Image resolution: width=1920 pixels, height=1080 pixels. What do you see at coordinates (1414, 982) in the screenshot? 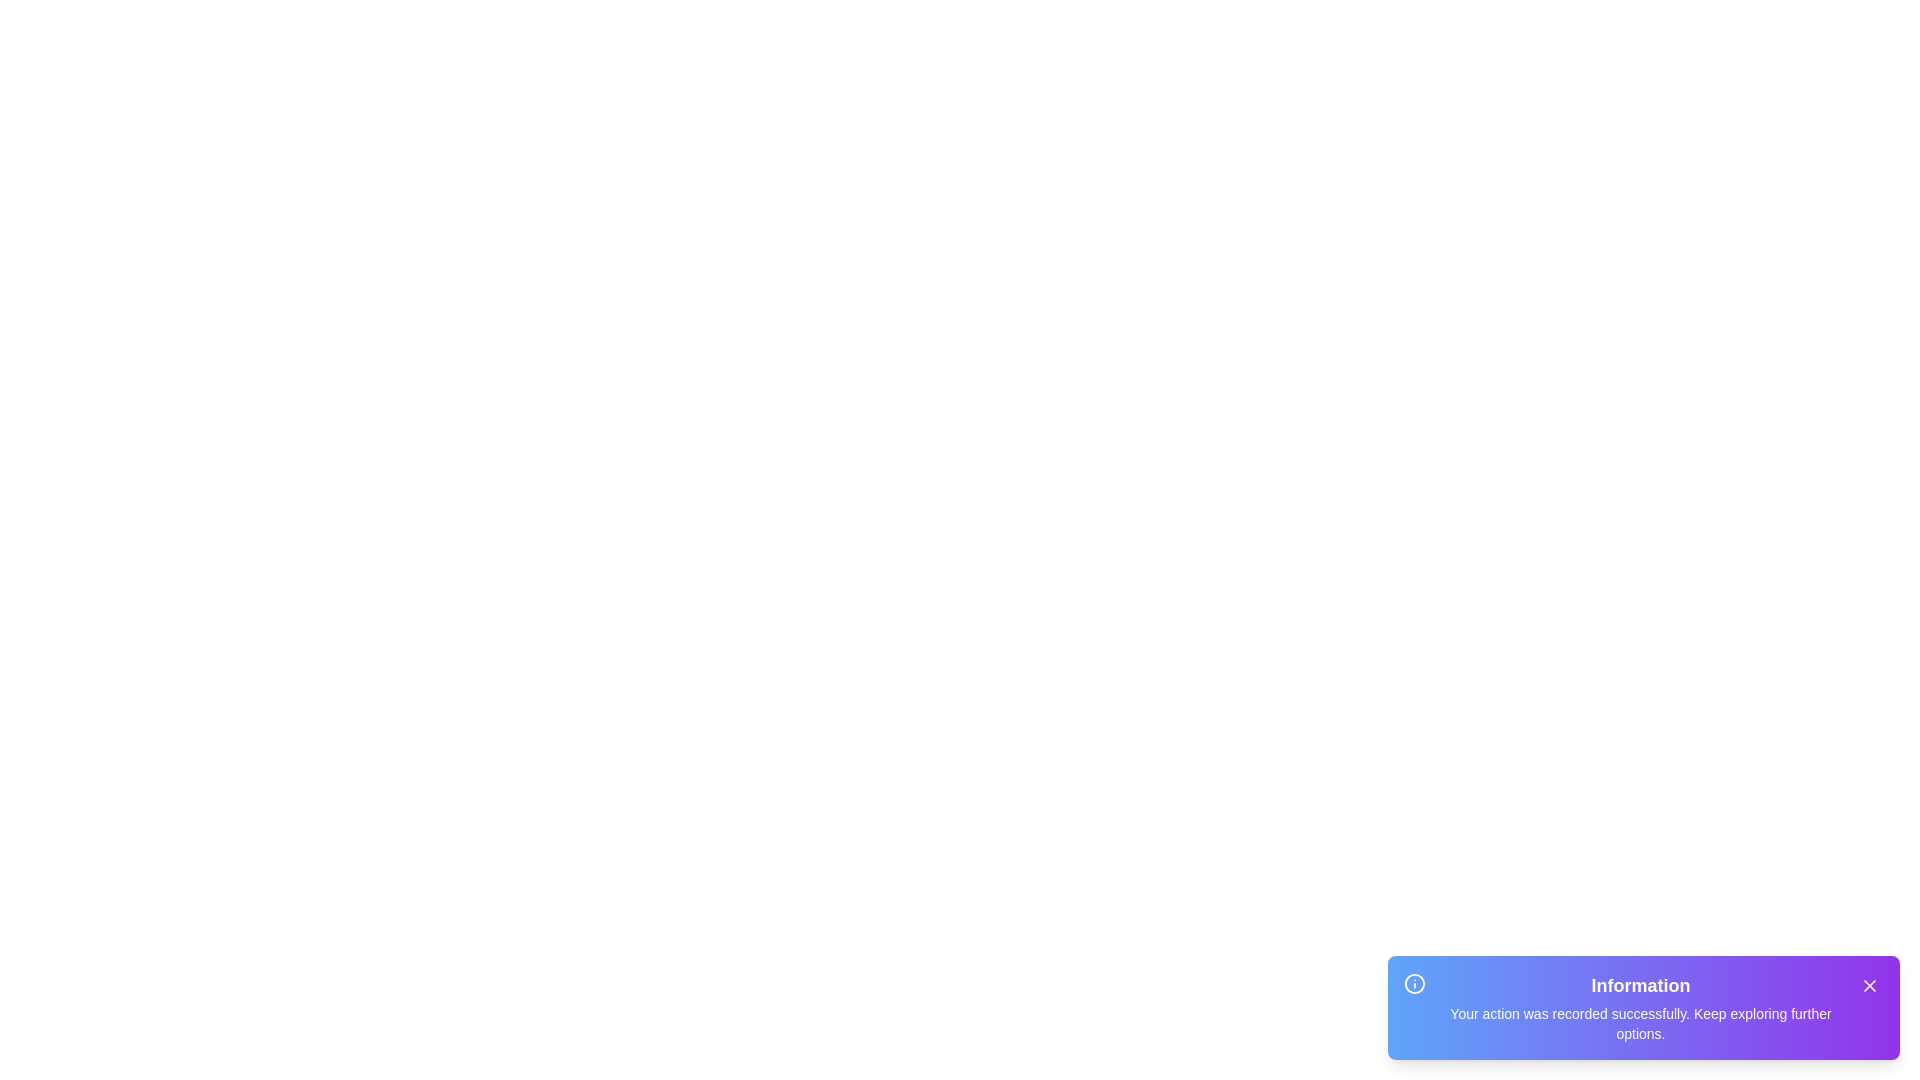
I see `the information icon` at bounding box center [1414, 982].